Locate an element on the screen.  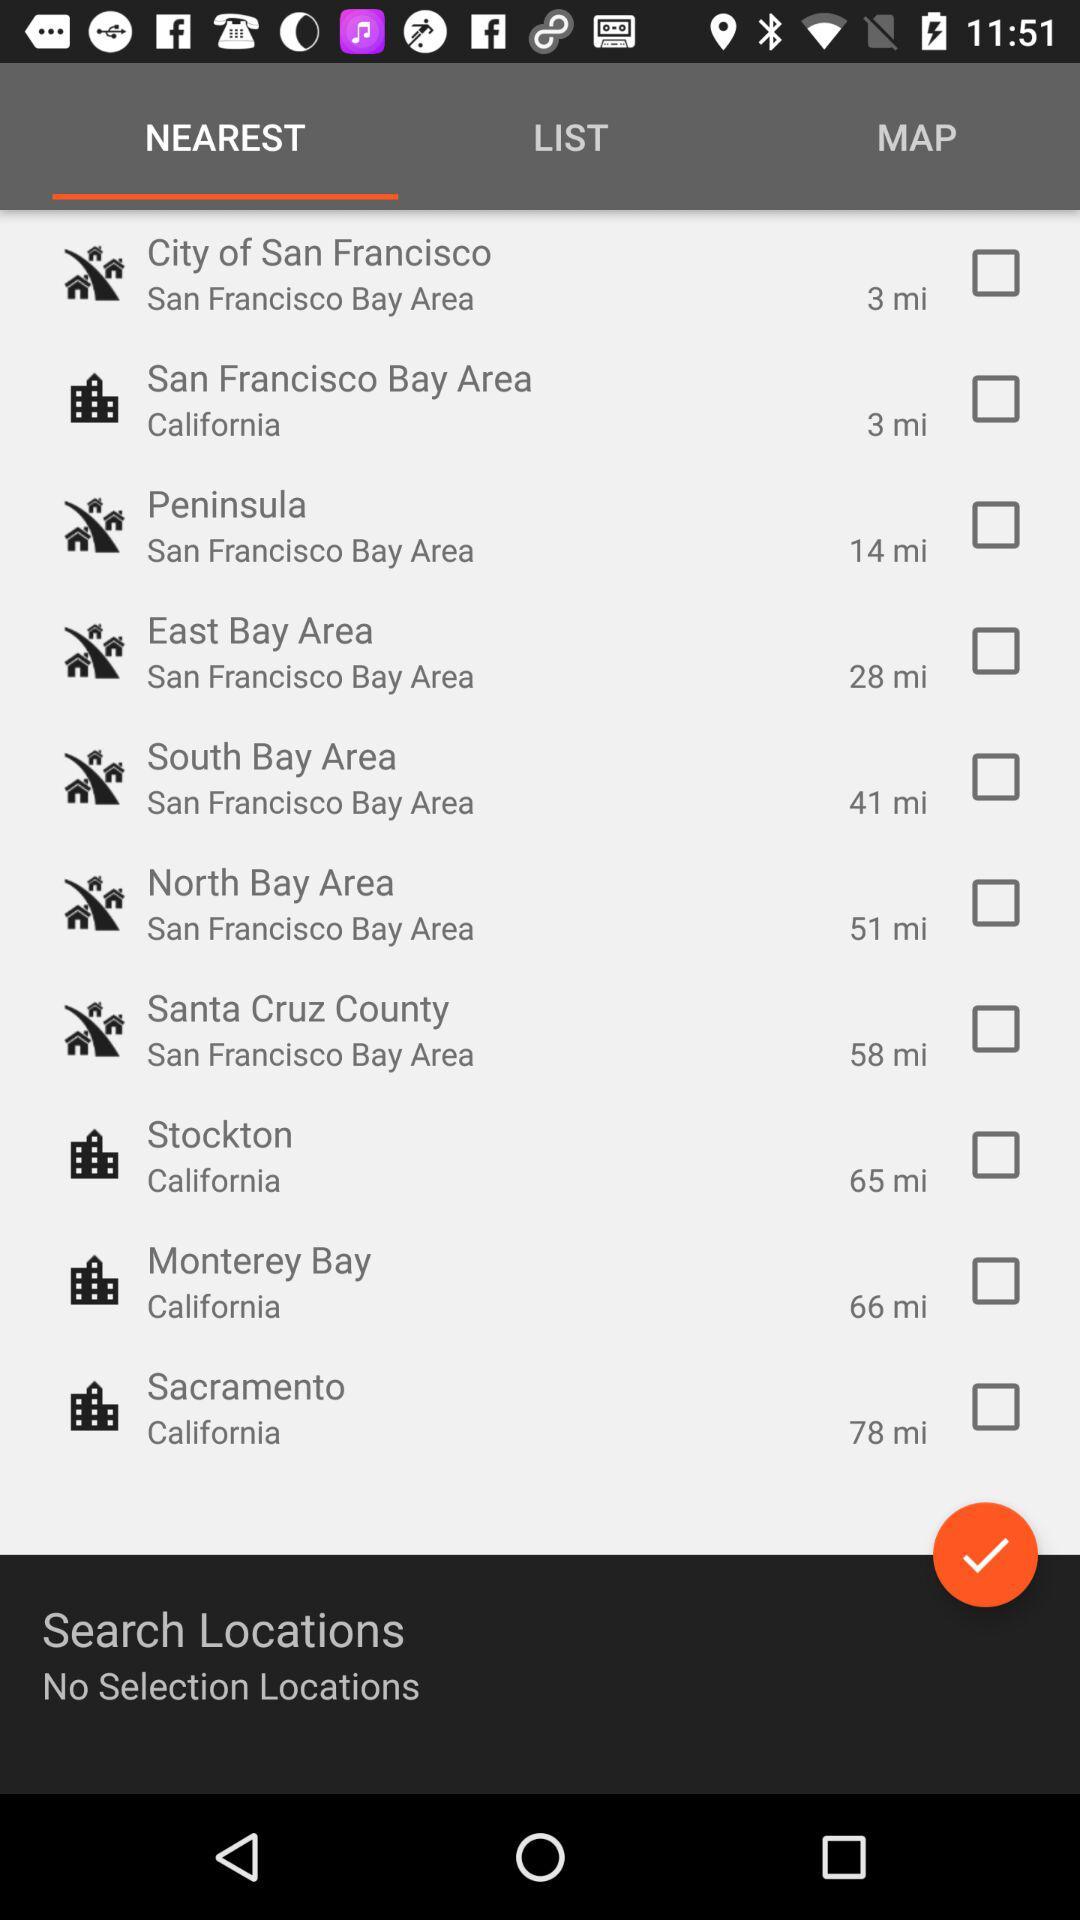
the city is located at coordinates (995, 1281).